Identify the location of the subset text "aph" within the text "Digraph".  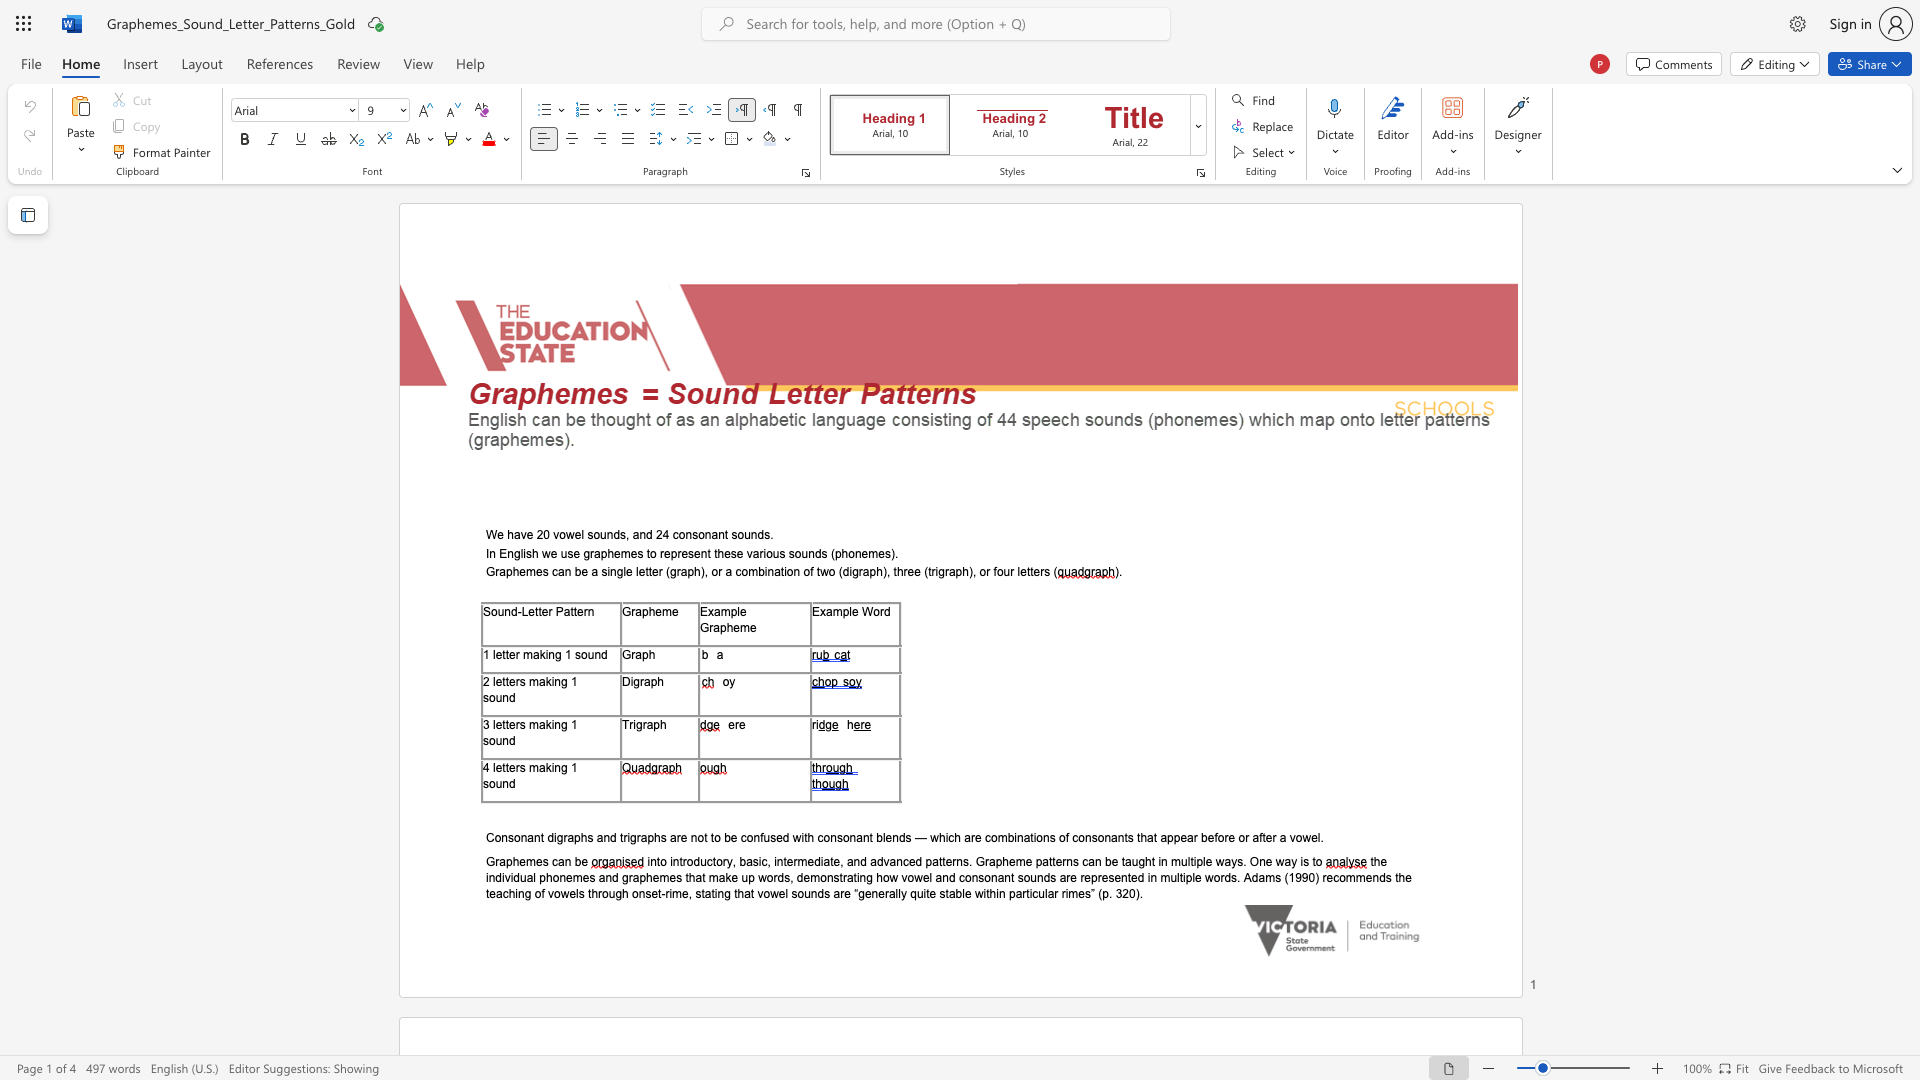
(643, 680).